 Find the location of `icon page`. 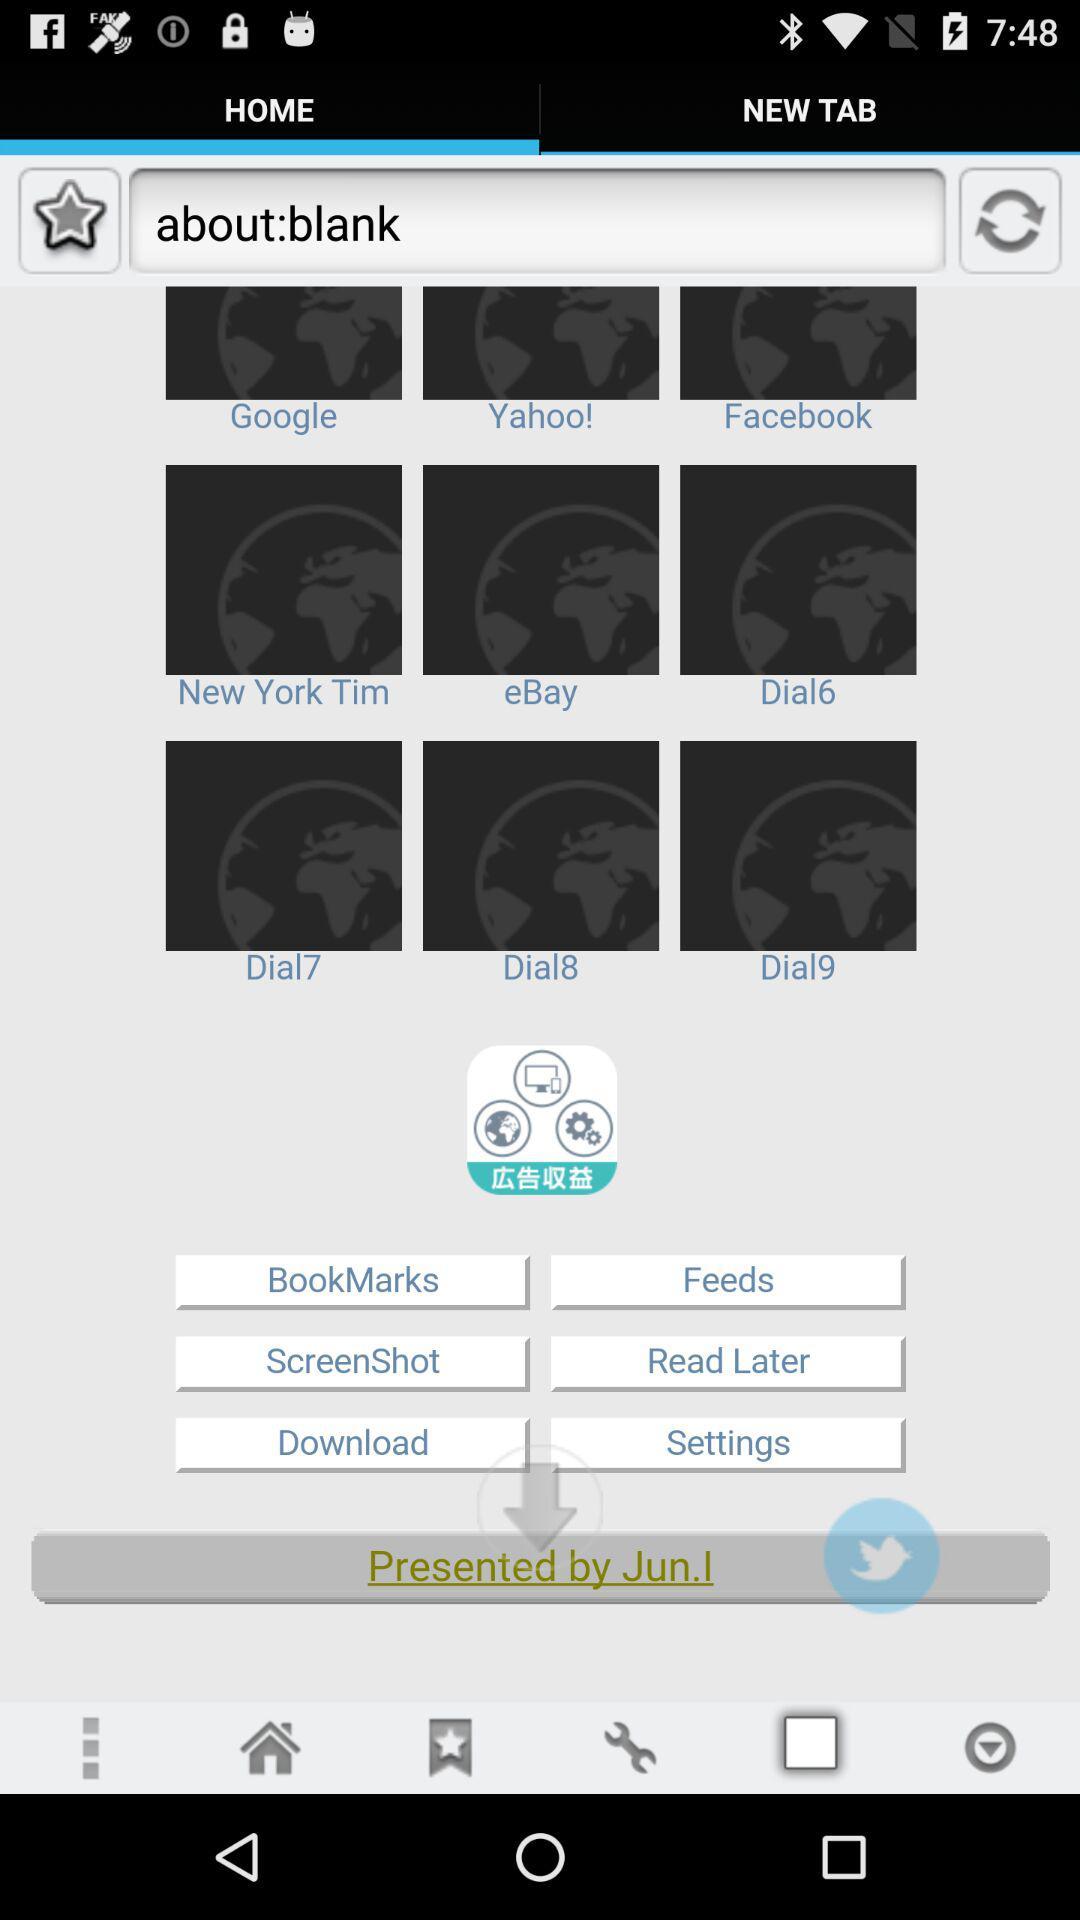

icon page is located at coordinates (990, 1746).